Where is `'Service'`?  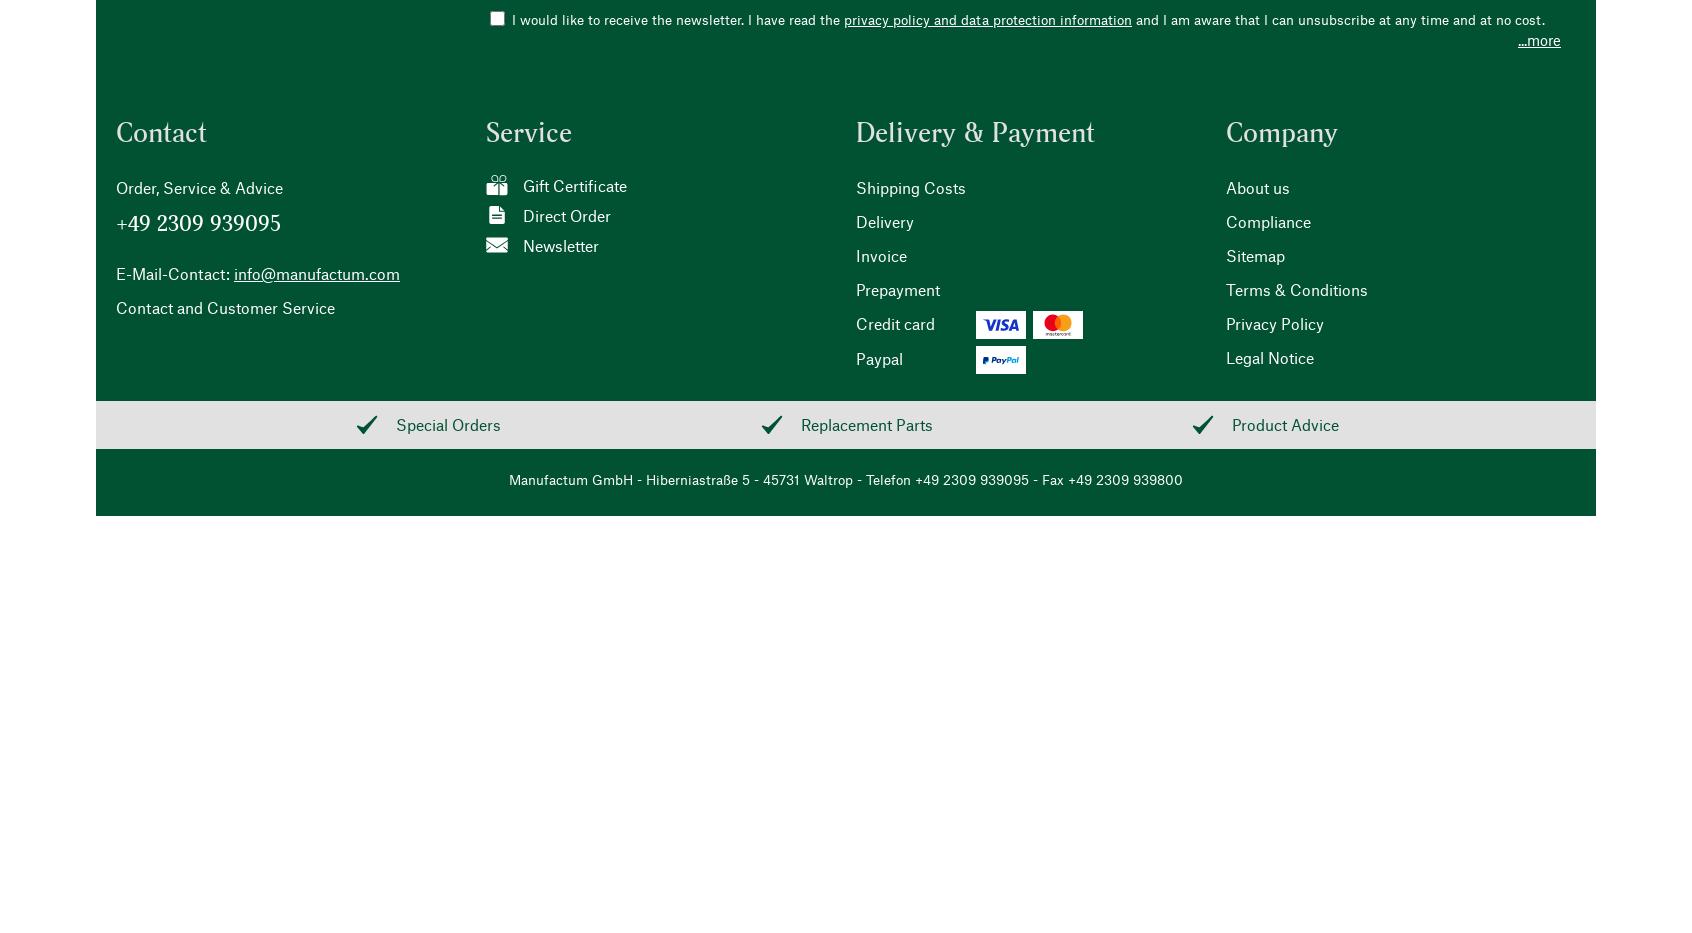 'Service' is located at coordinates (528, 129).